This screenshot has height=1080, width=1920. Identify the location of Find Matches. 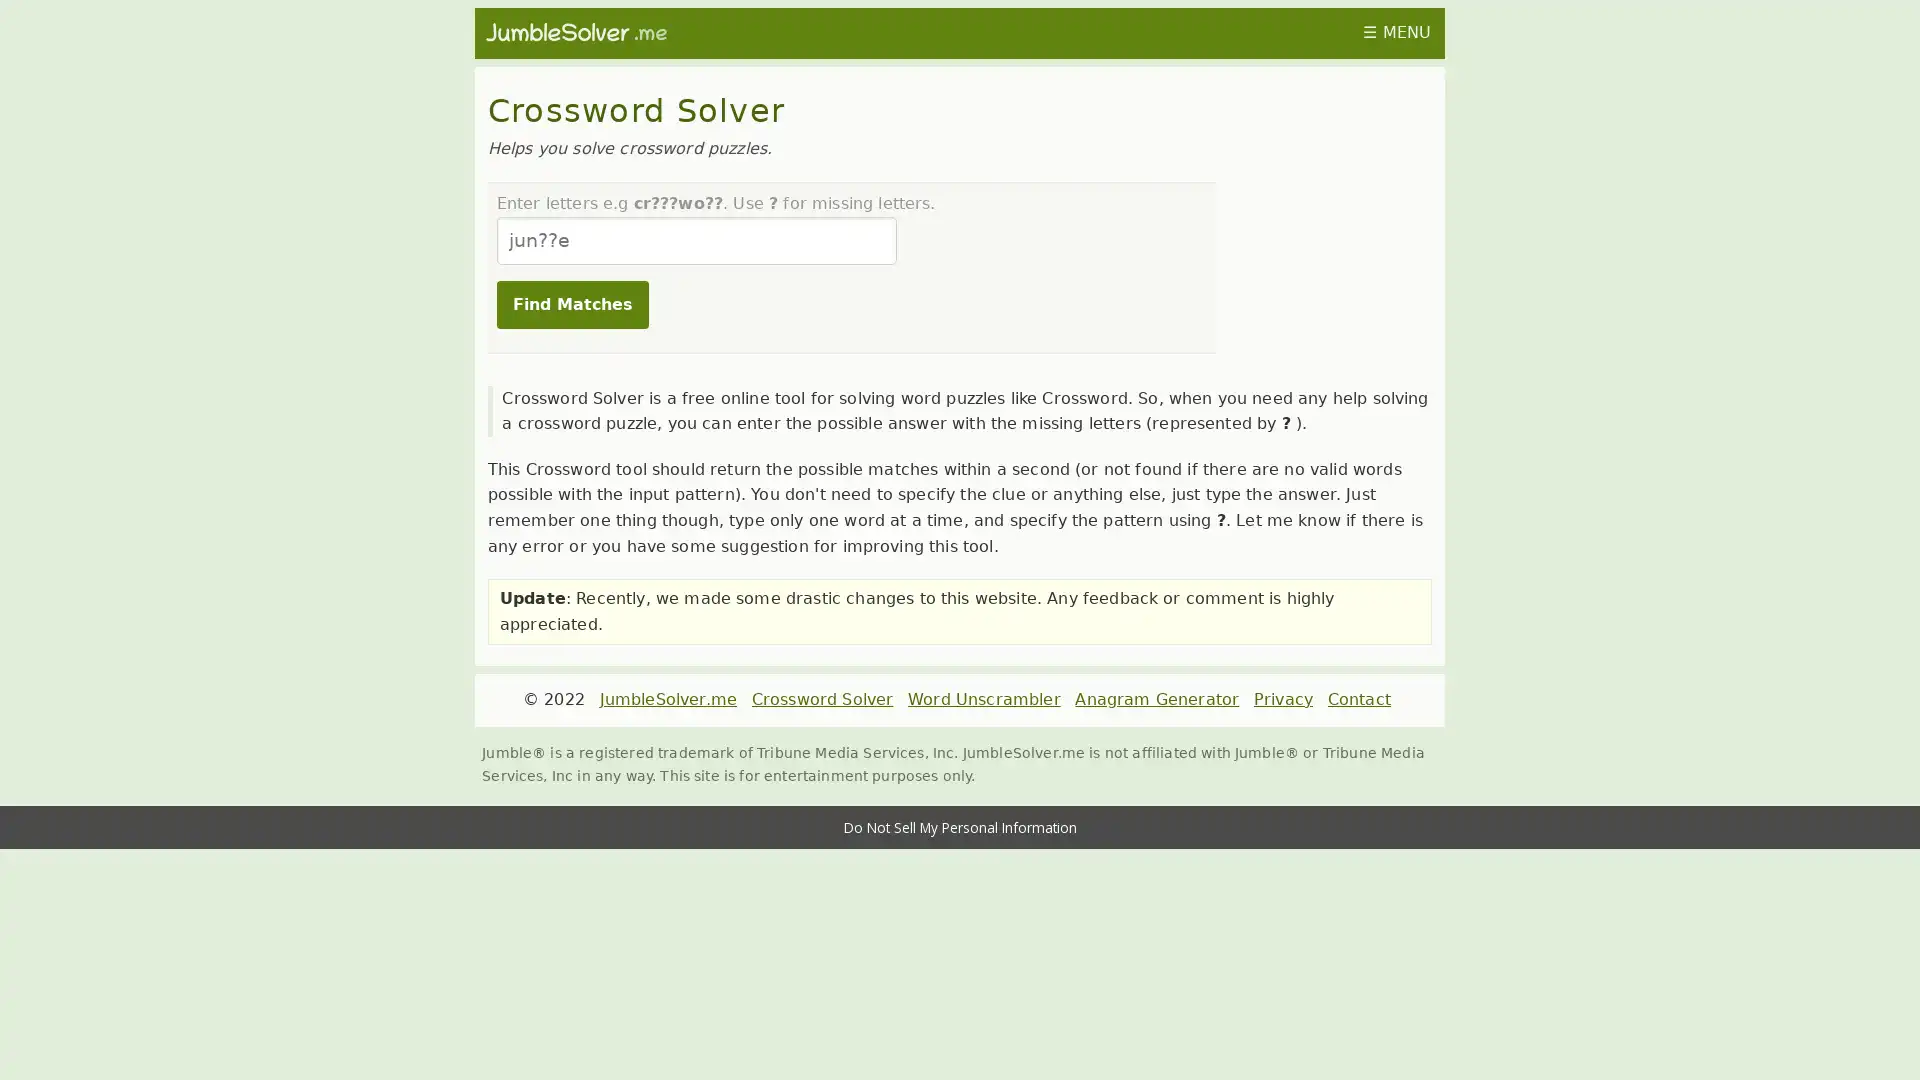
(570, 304).